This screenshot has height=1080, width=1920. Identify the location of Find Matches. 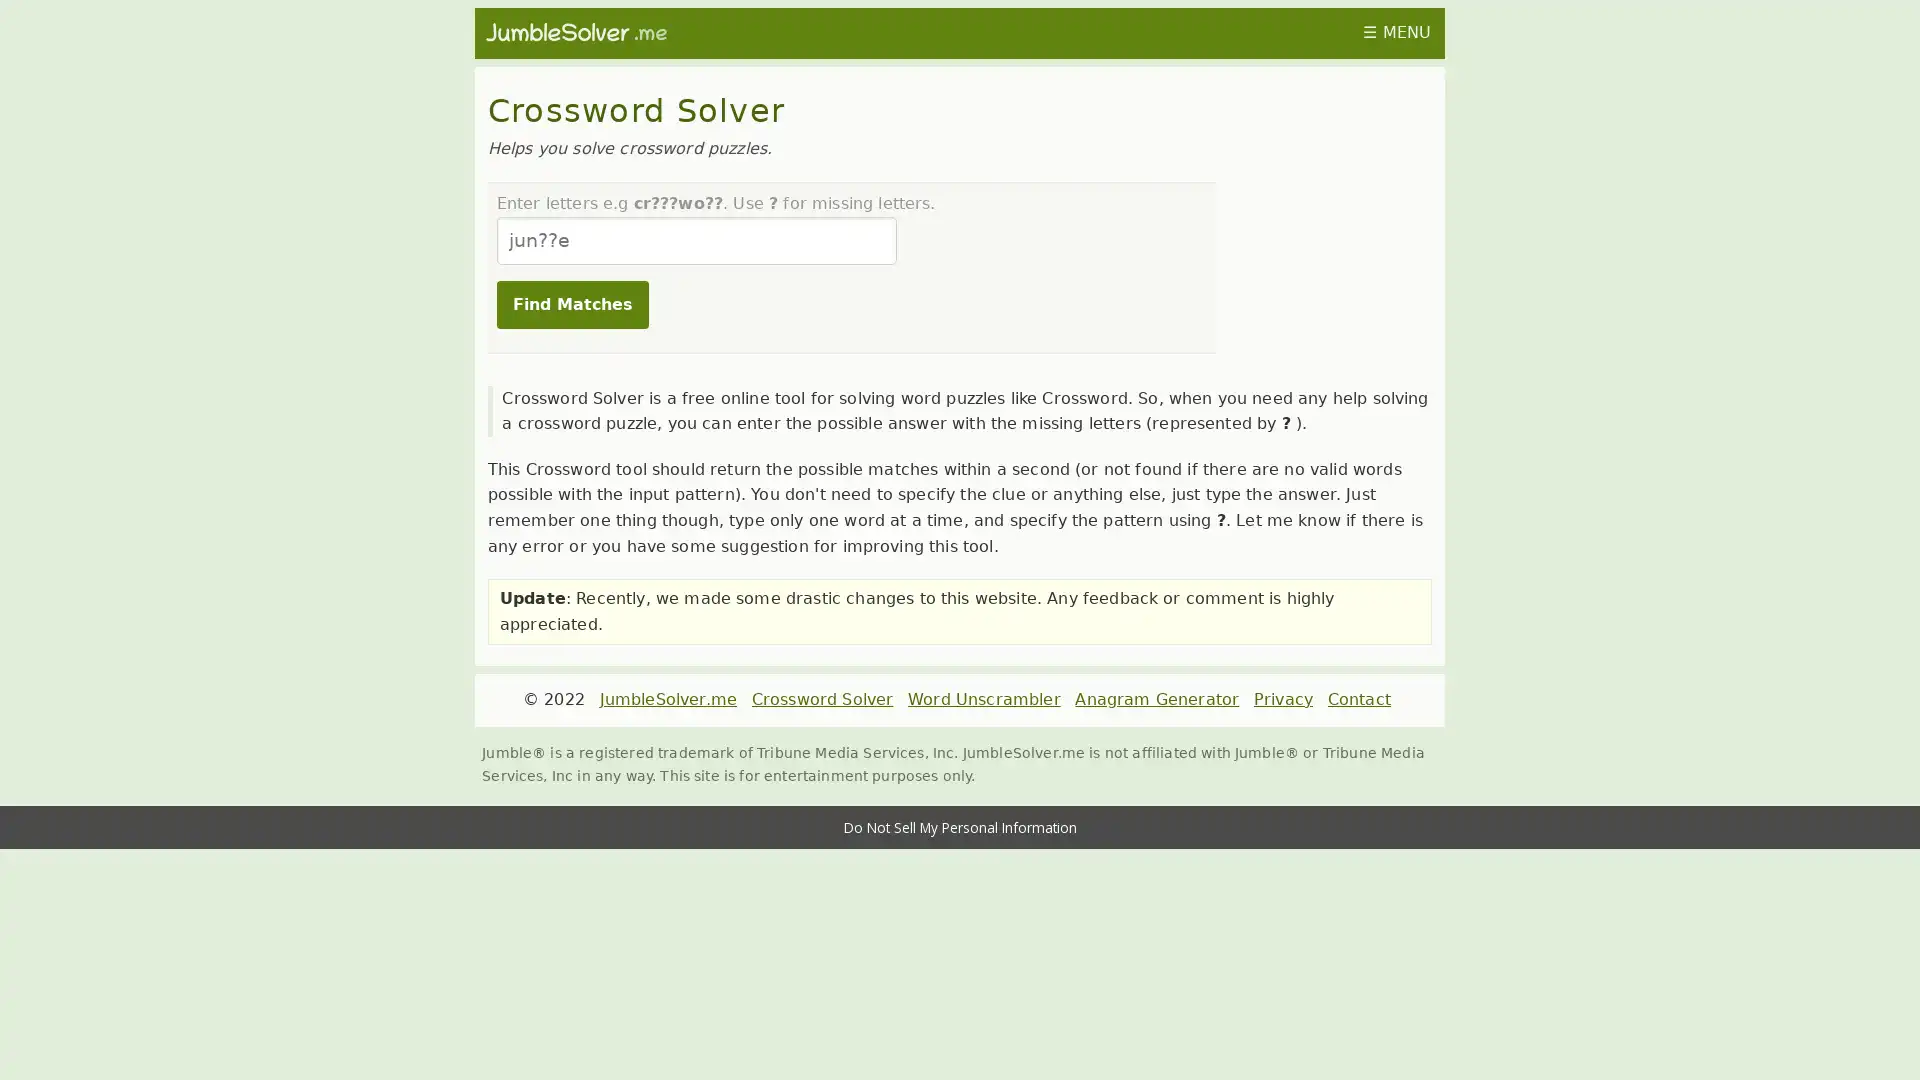
(570, 304).